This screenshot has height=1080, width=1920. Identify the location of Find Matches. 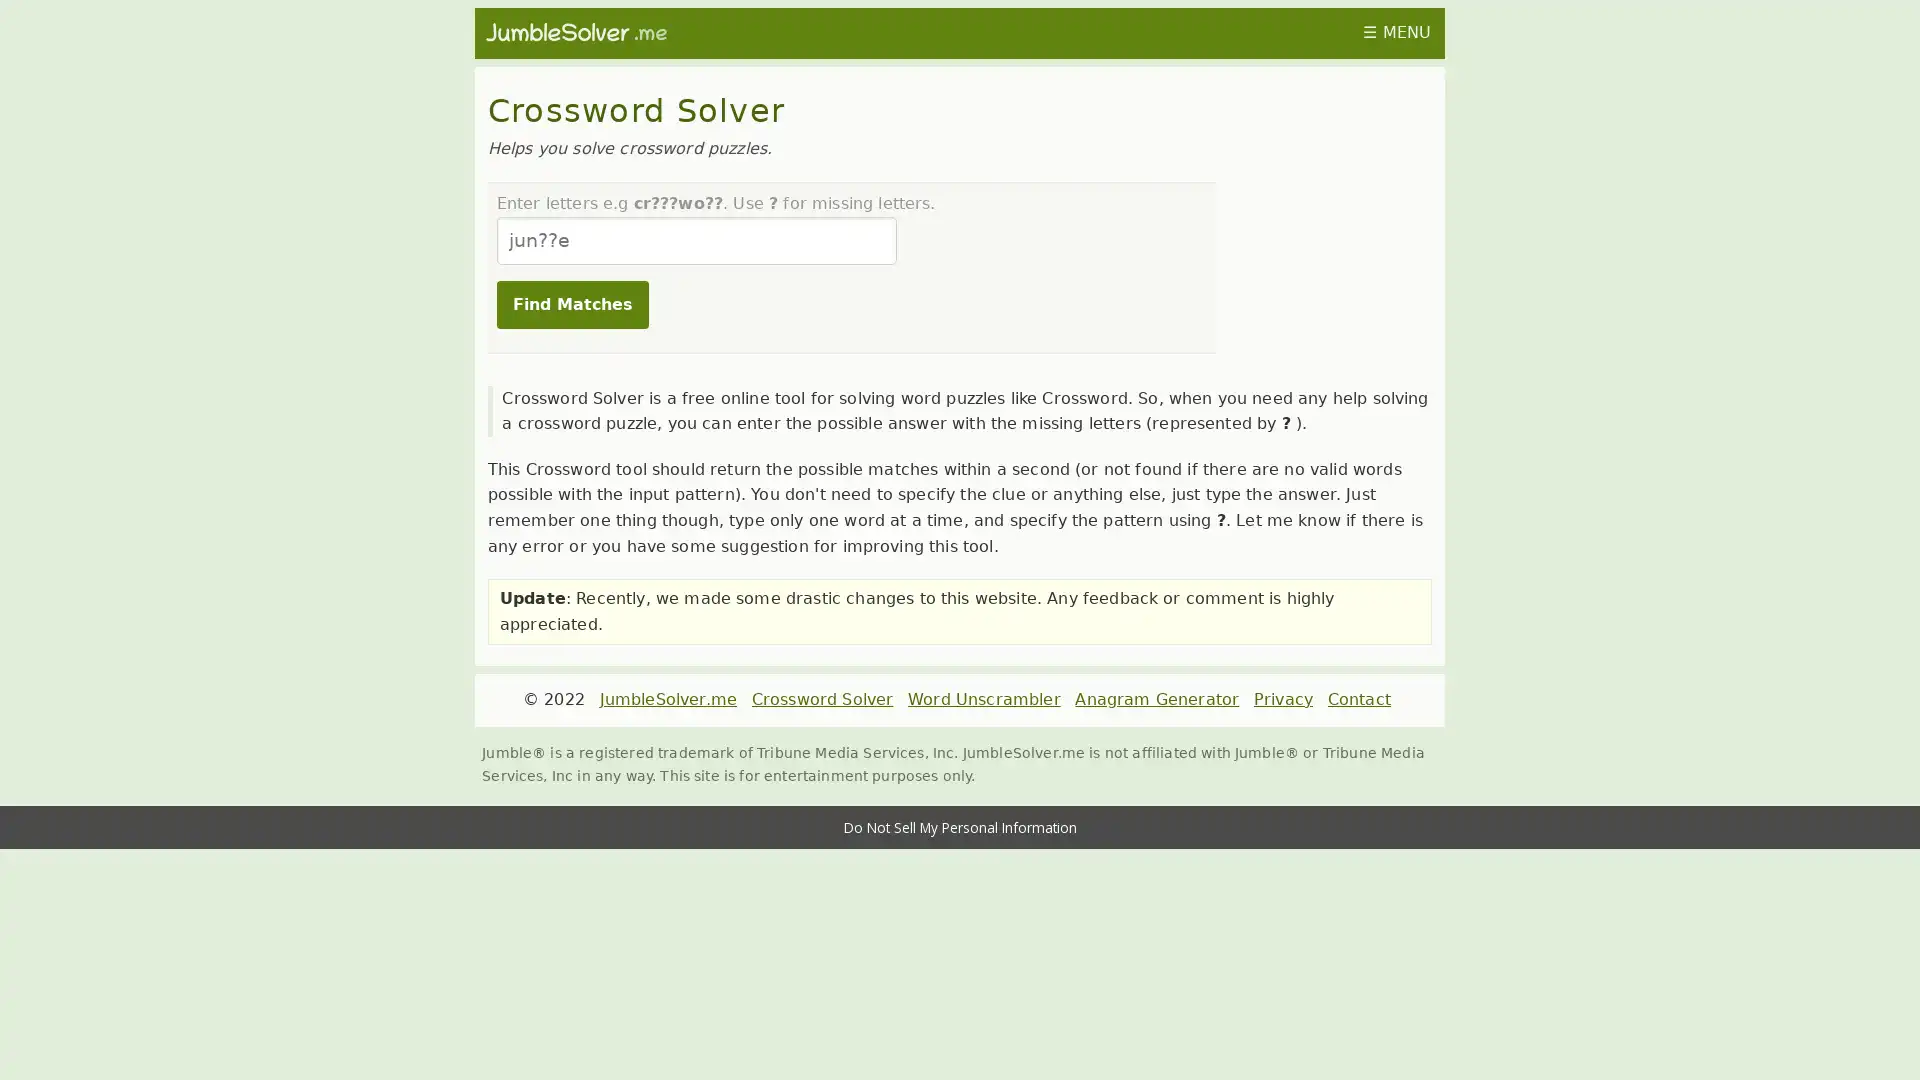
(570, 304).